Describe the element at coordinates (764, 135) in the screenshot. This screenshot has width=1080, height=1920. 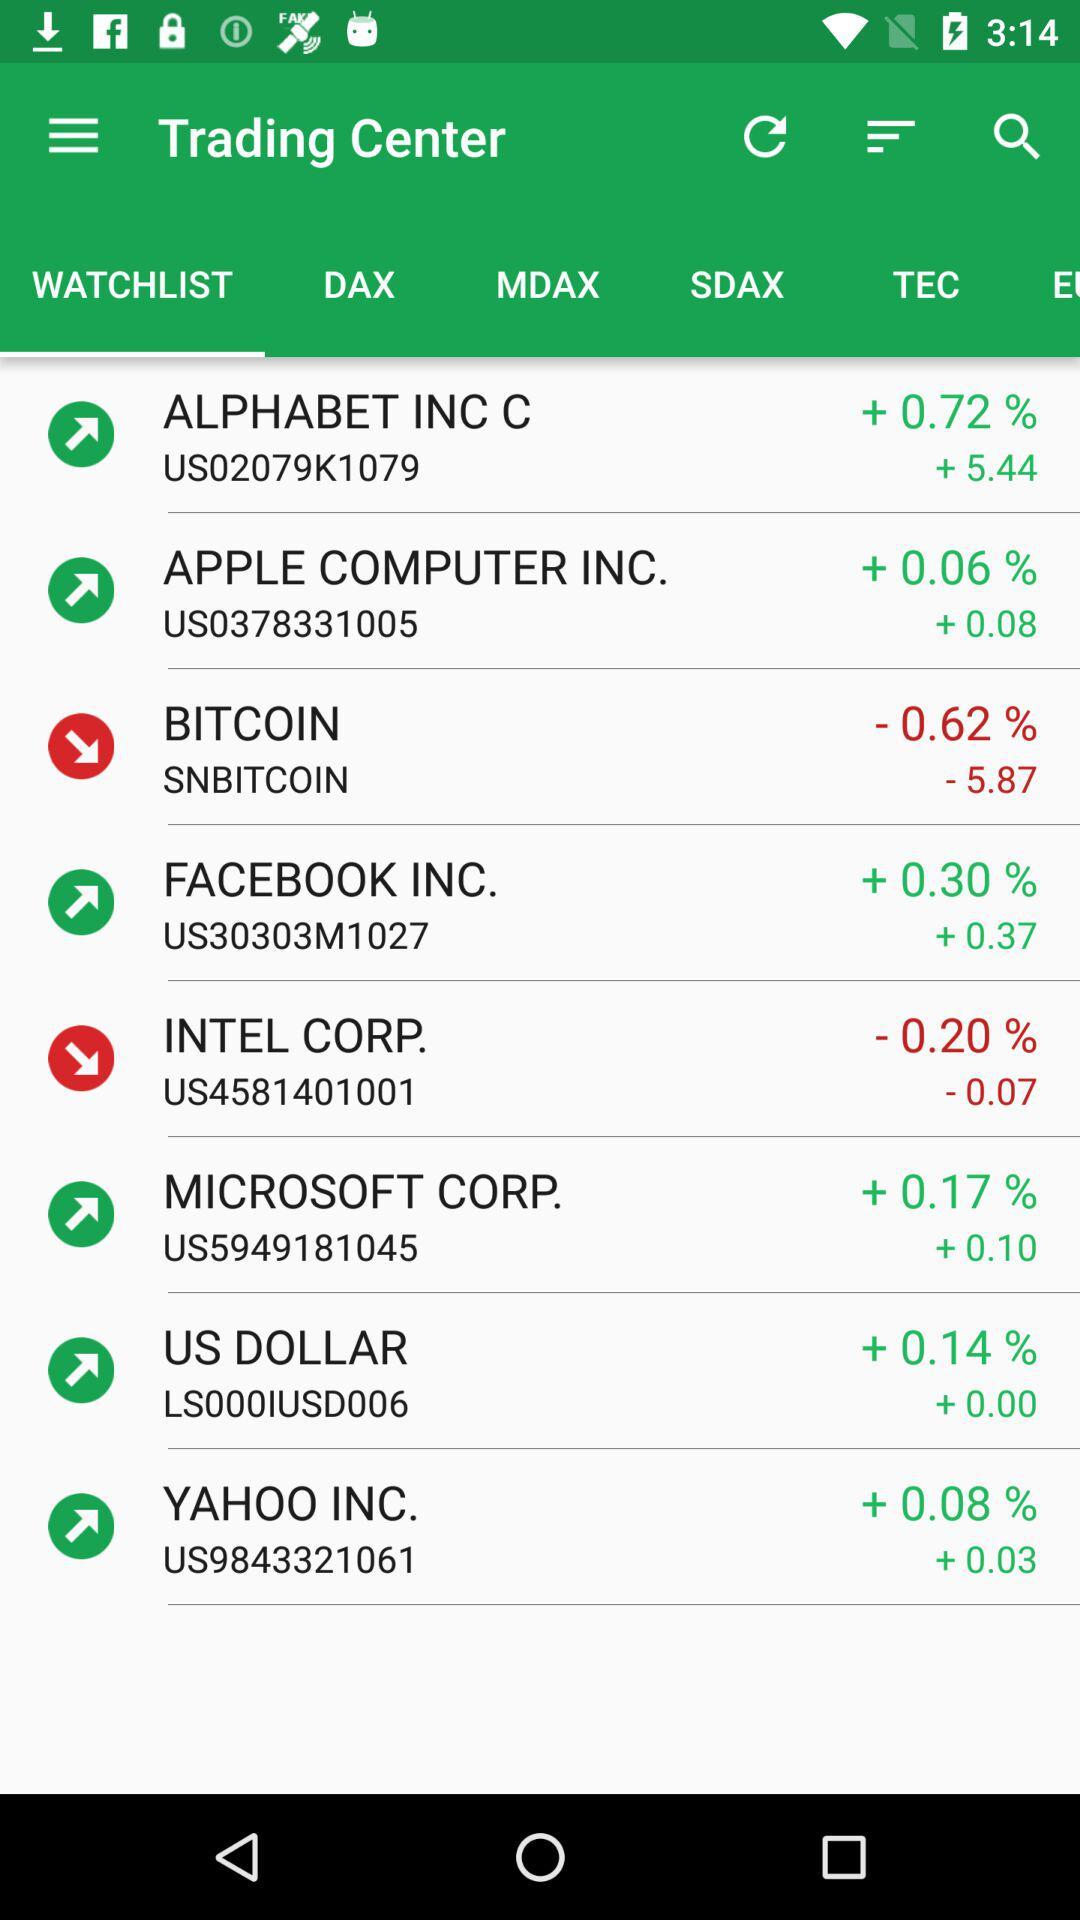
I see `the icon next to the trading center` at that location.